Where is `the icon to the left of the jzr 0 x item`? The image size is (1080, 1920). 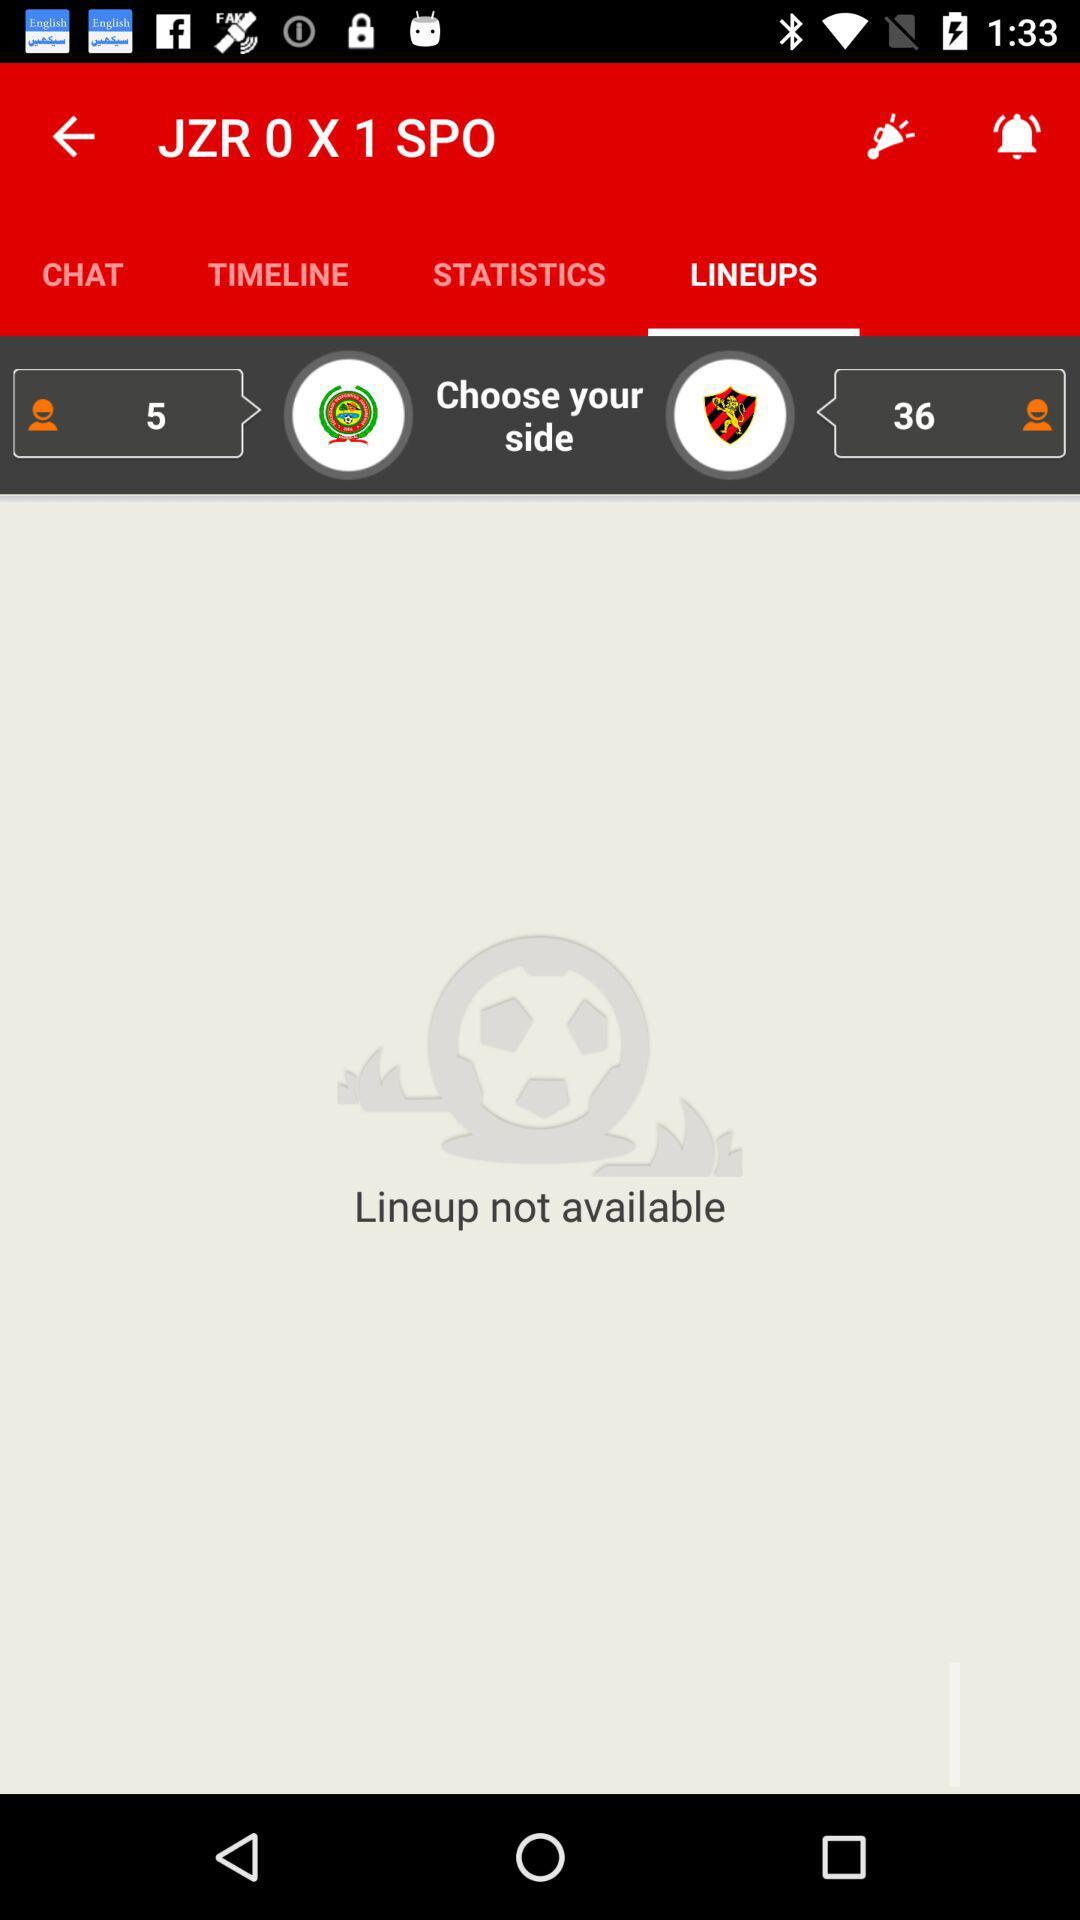
the icon to the left of the jzr 0 x item is located at coordinates (72, 135).